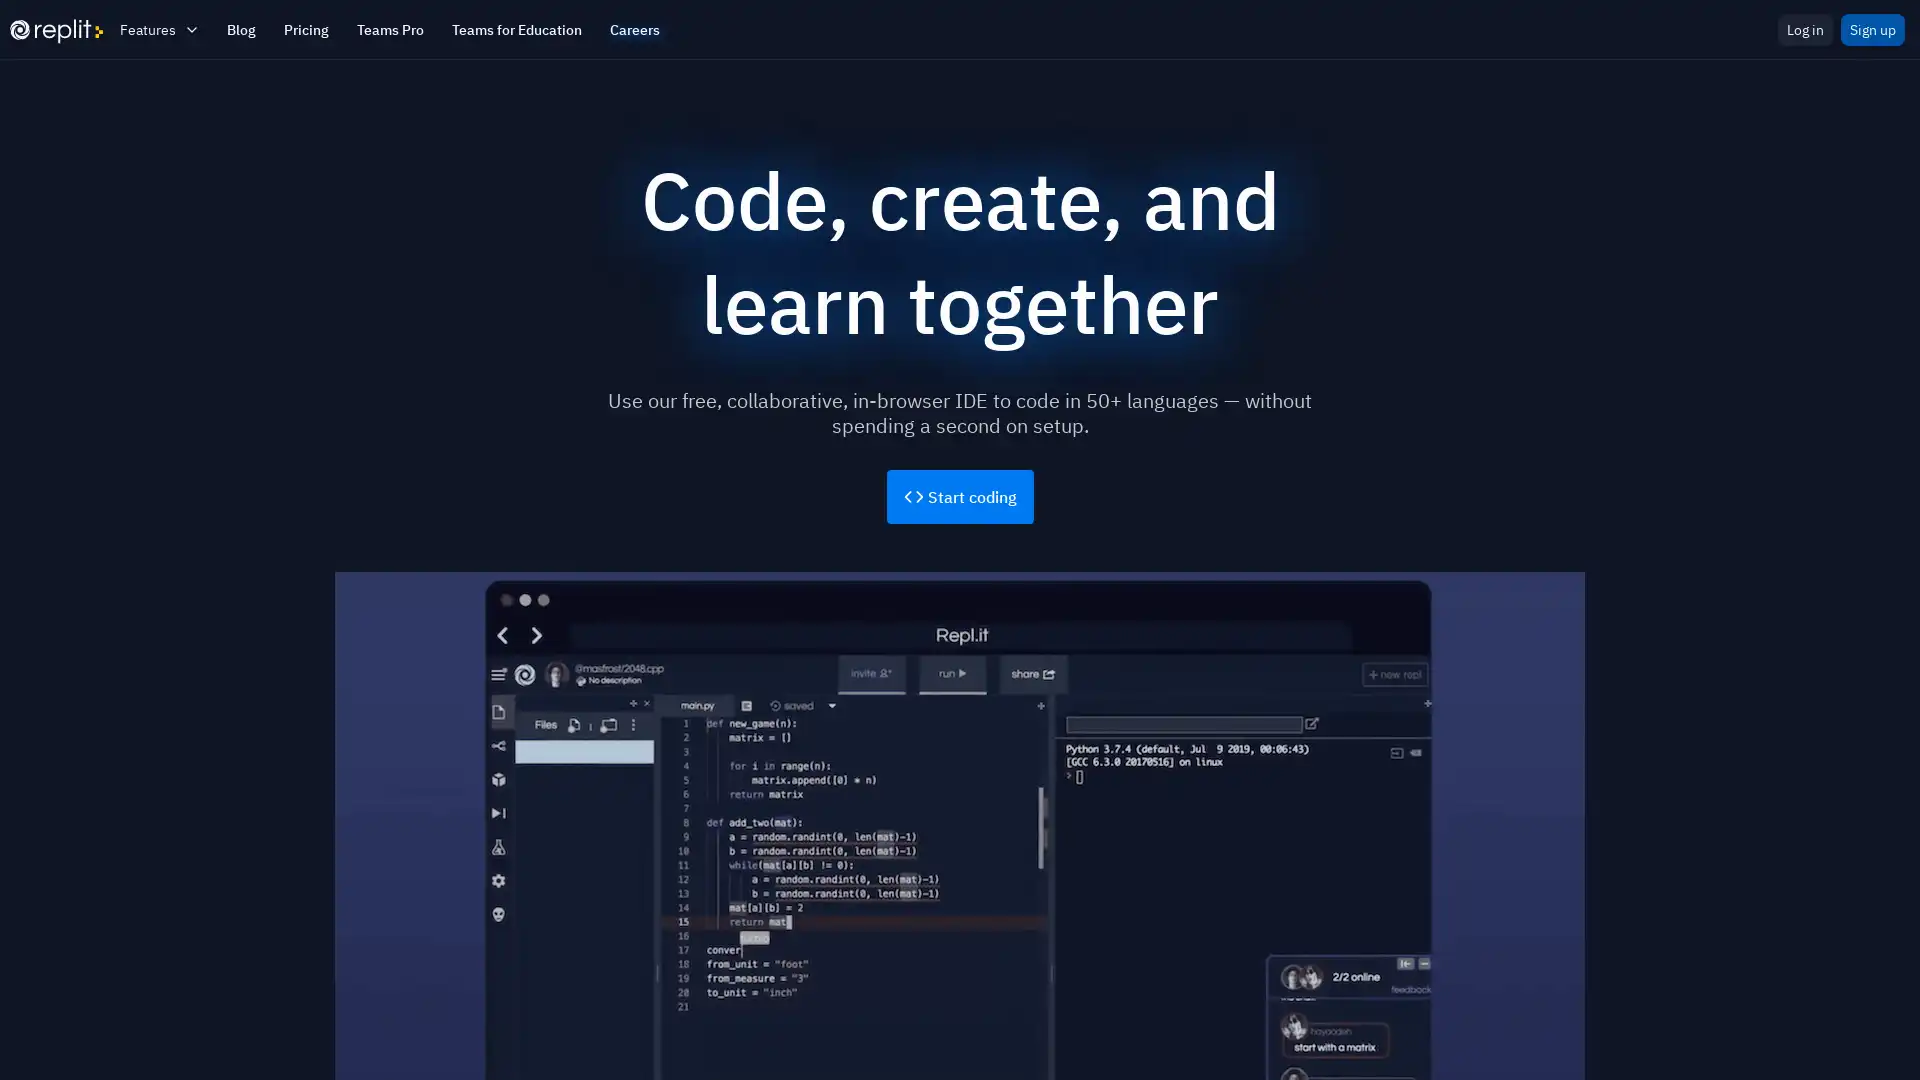  What do you see at coordinates (958, 496) in the screenshot?
I see `Start coding` at bounding box center [958, 496].